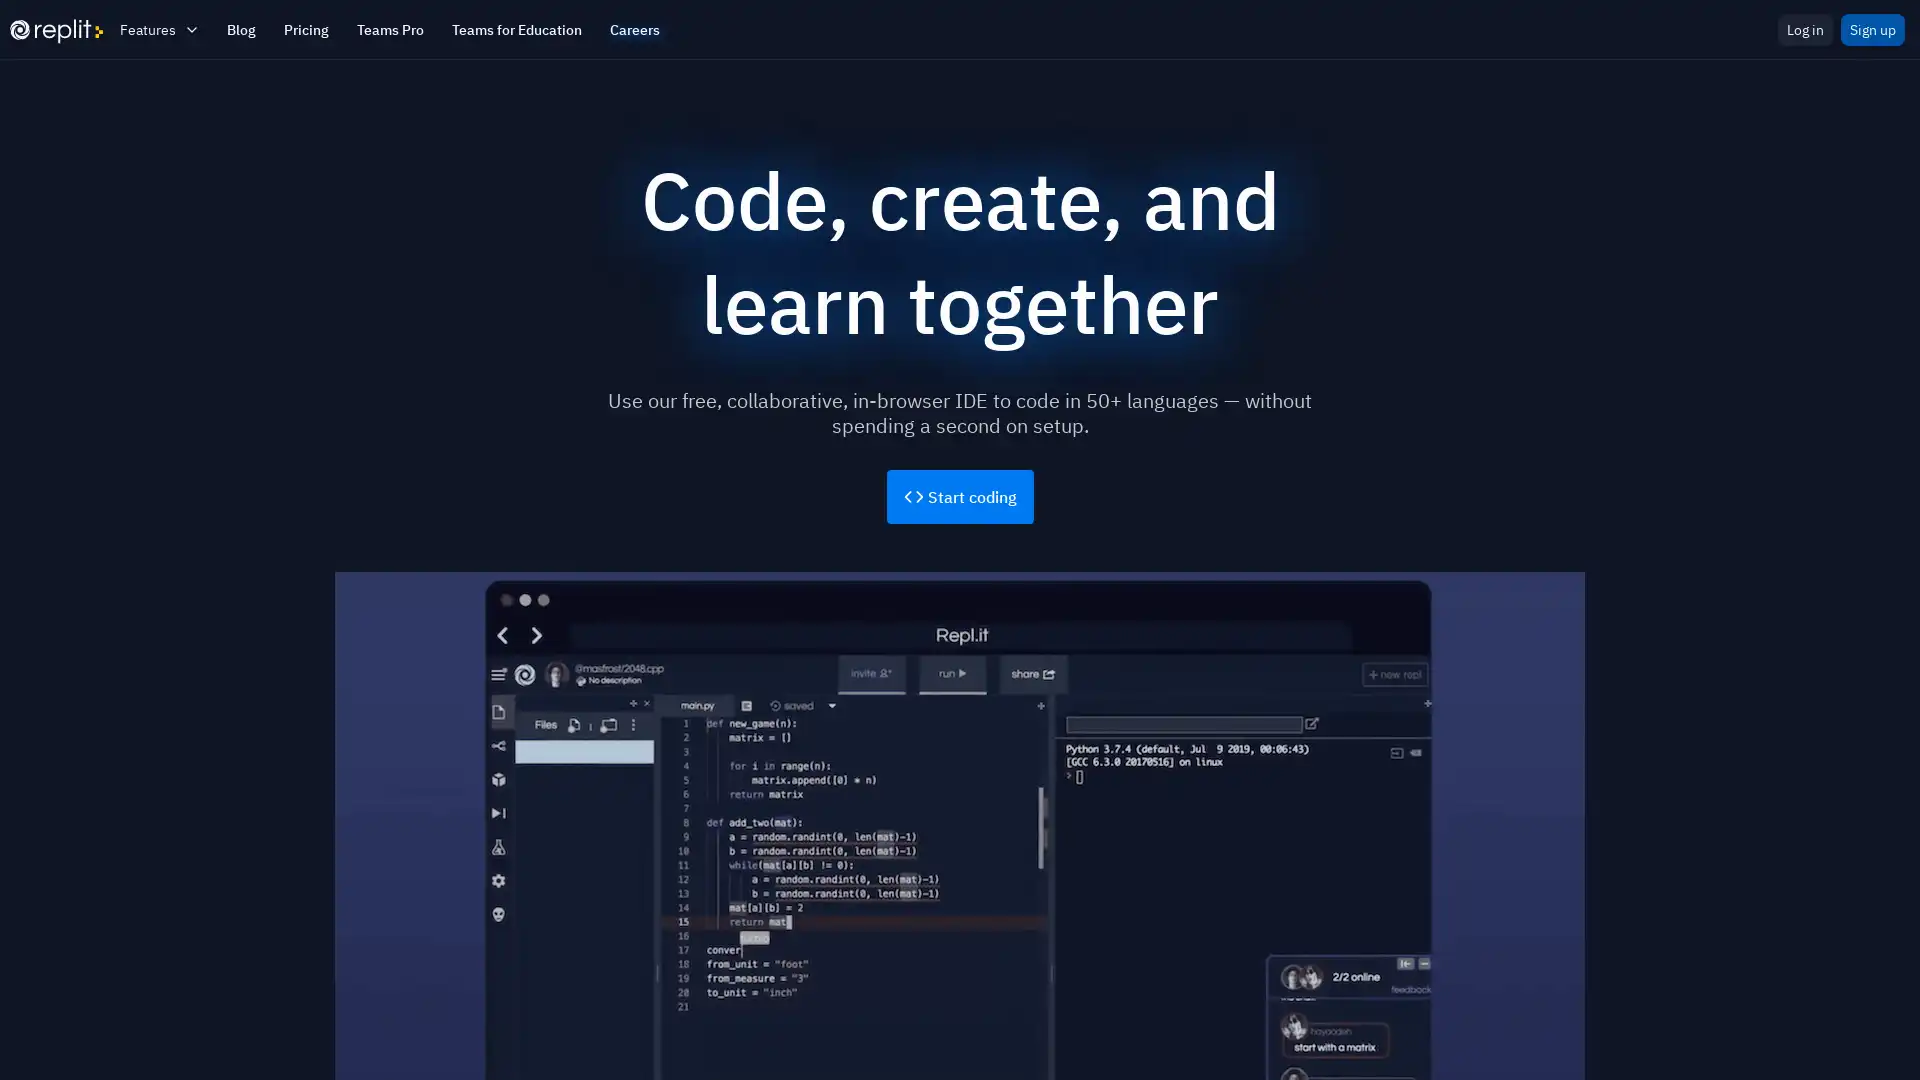  What do you see at coordinates (958, 496) in the screenshot?
I see `Start coding` at bounding box center [958, 496].